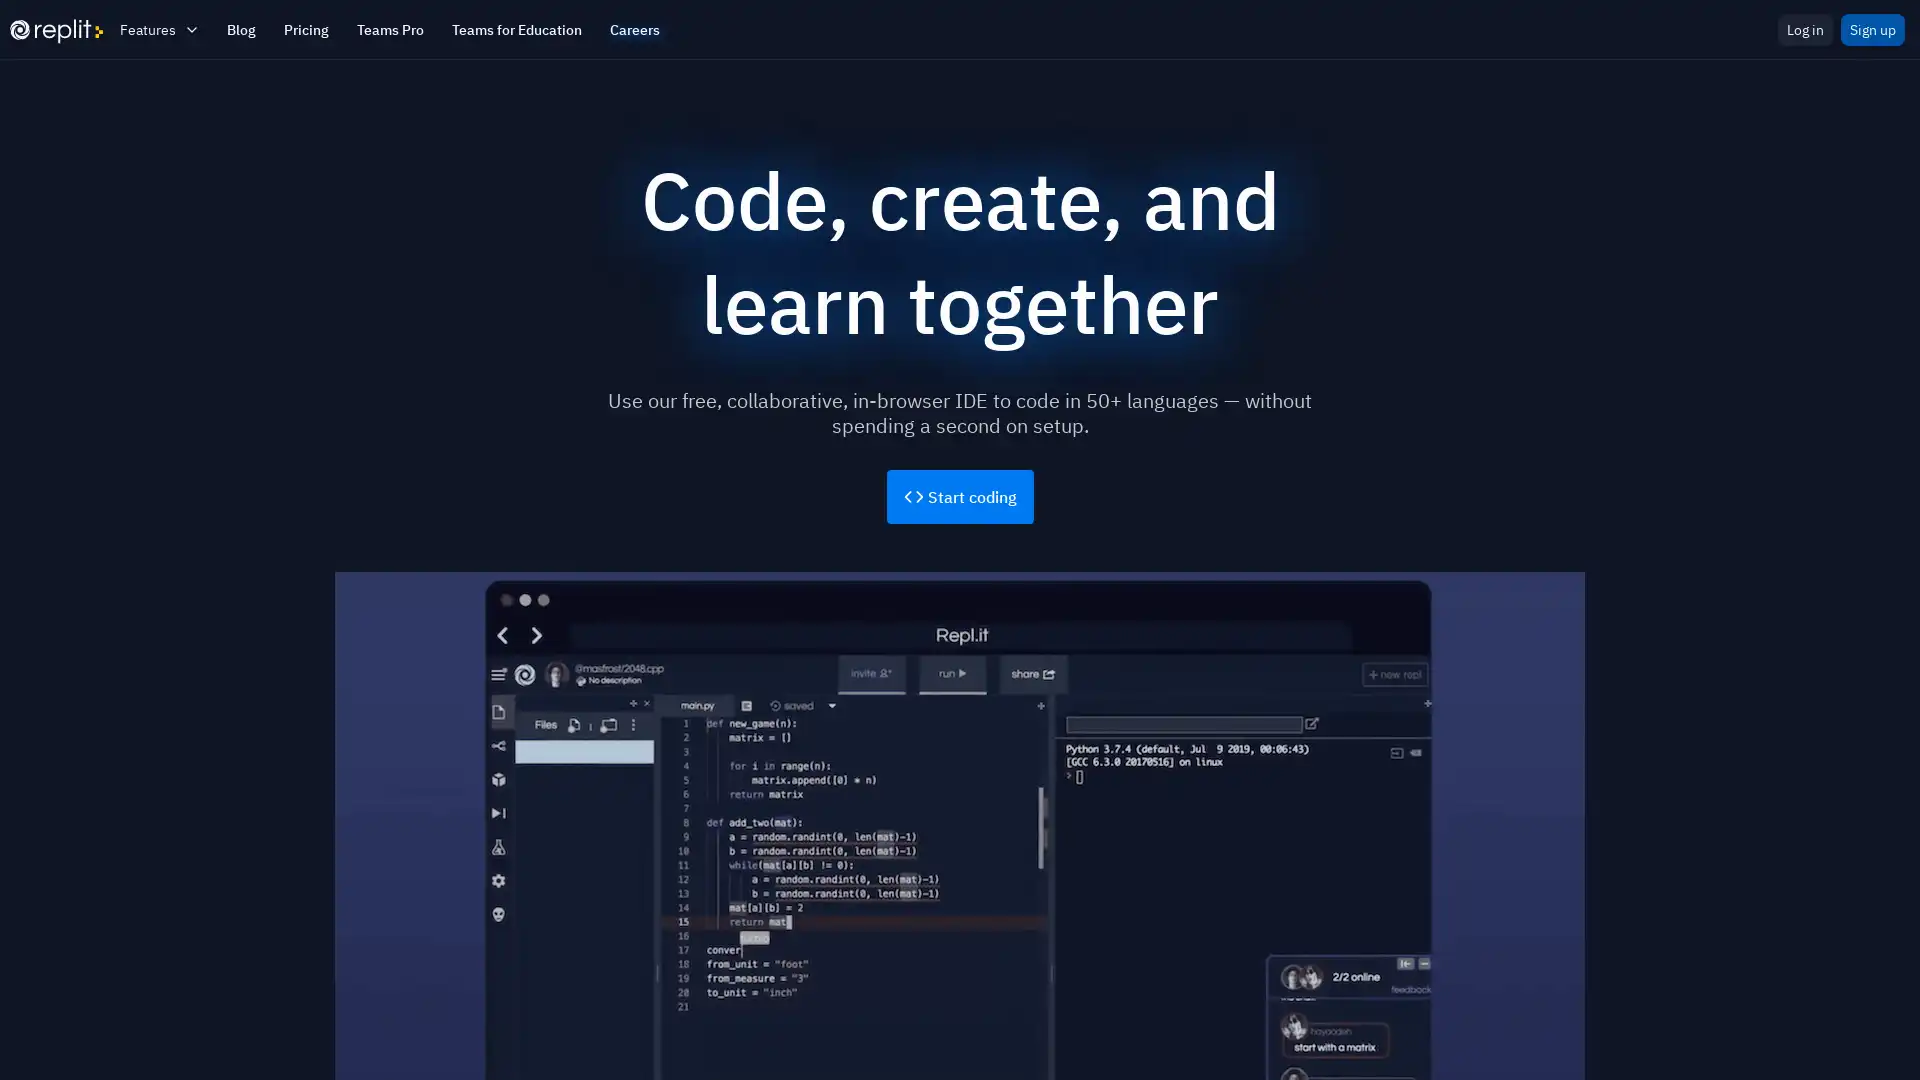  What do you see at coordinates (958, 496) in the screenshot?
I see `Start coding` at bounding box center [958, 496].